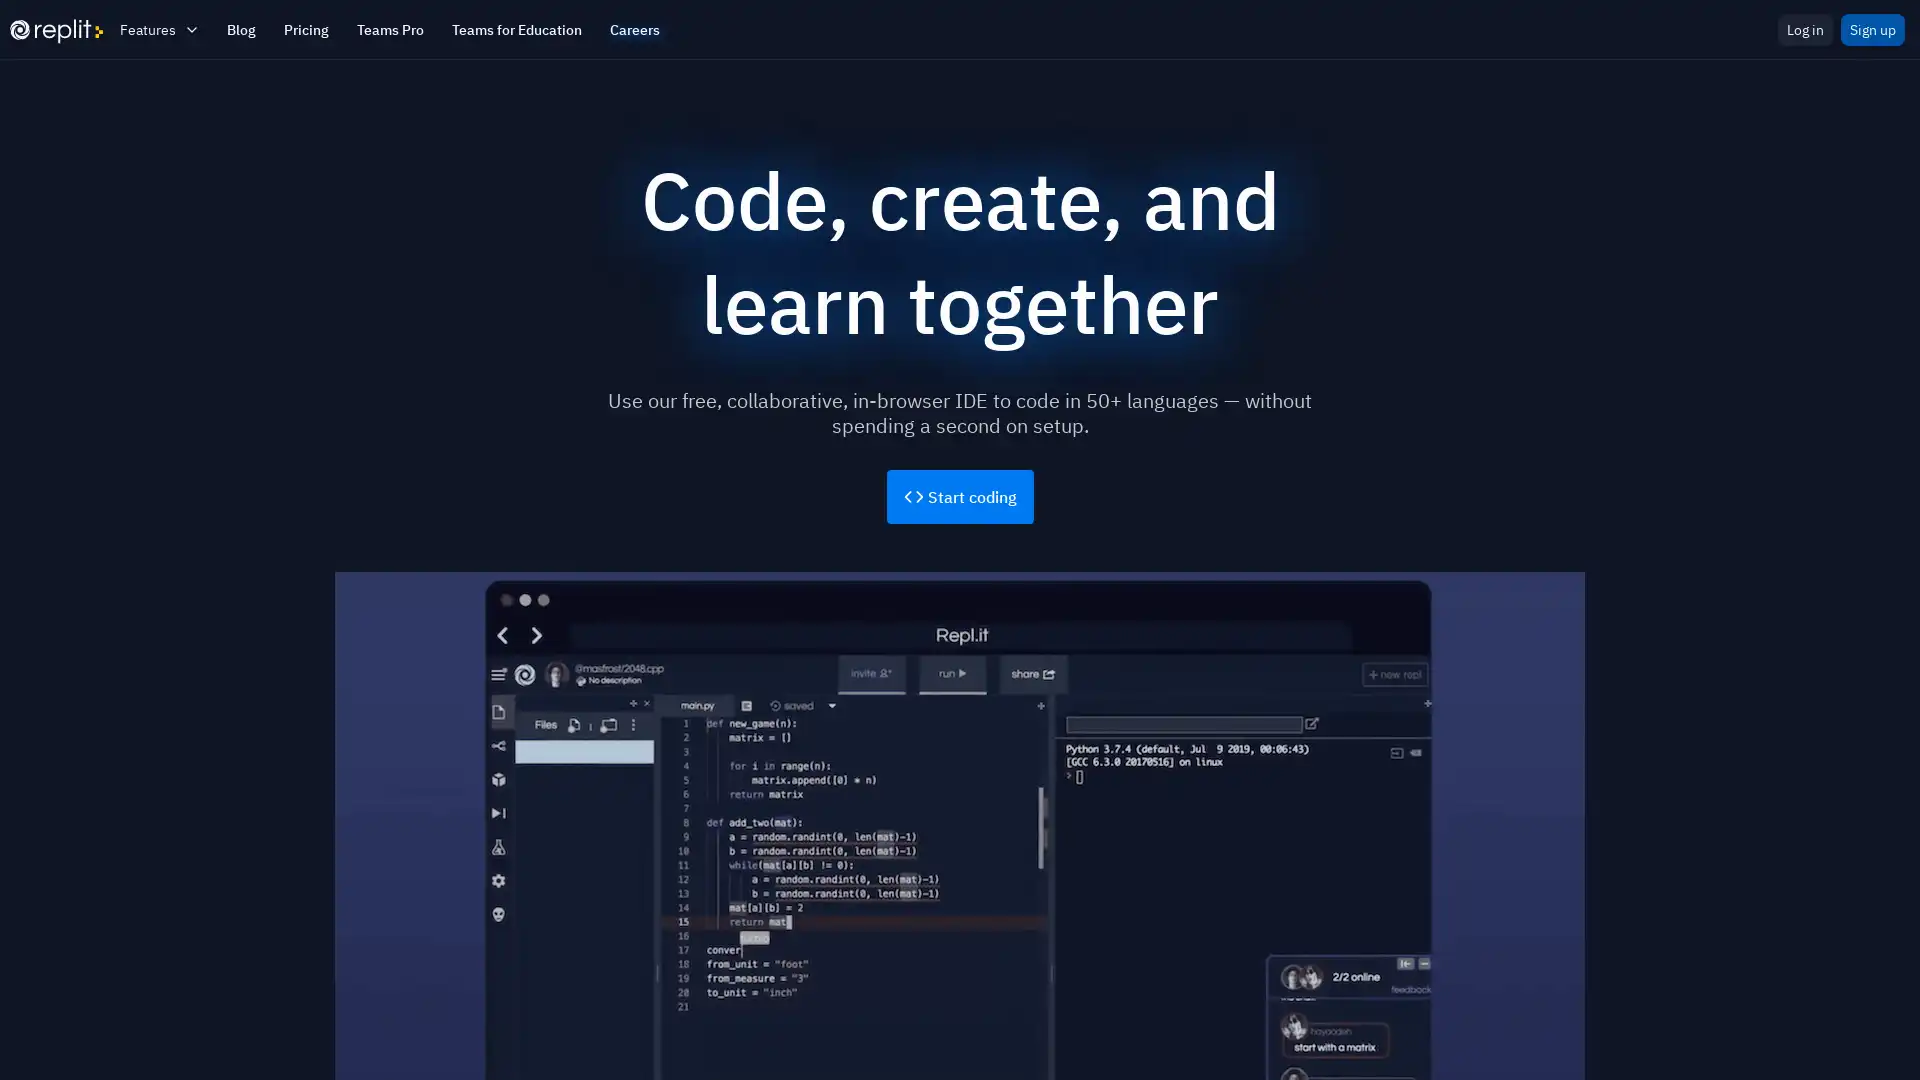  What do you see at coordinates (958, 496) in the screenshot?
I see `Start coding` at bounding box center [958, 496].